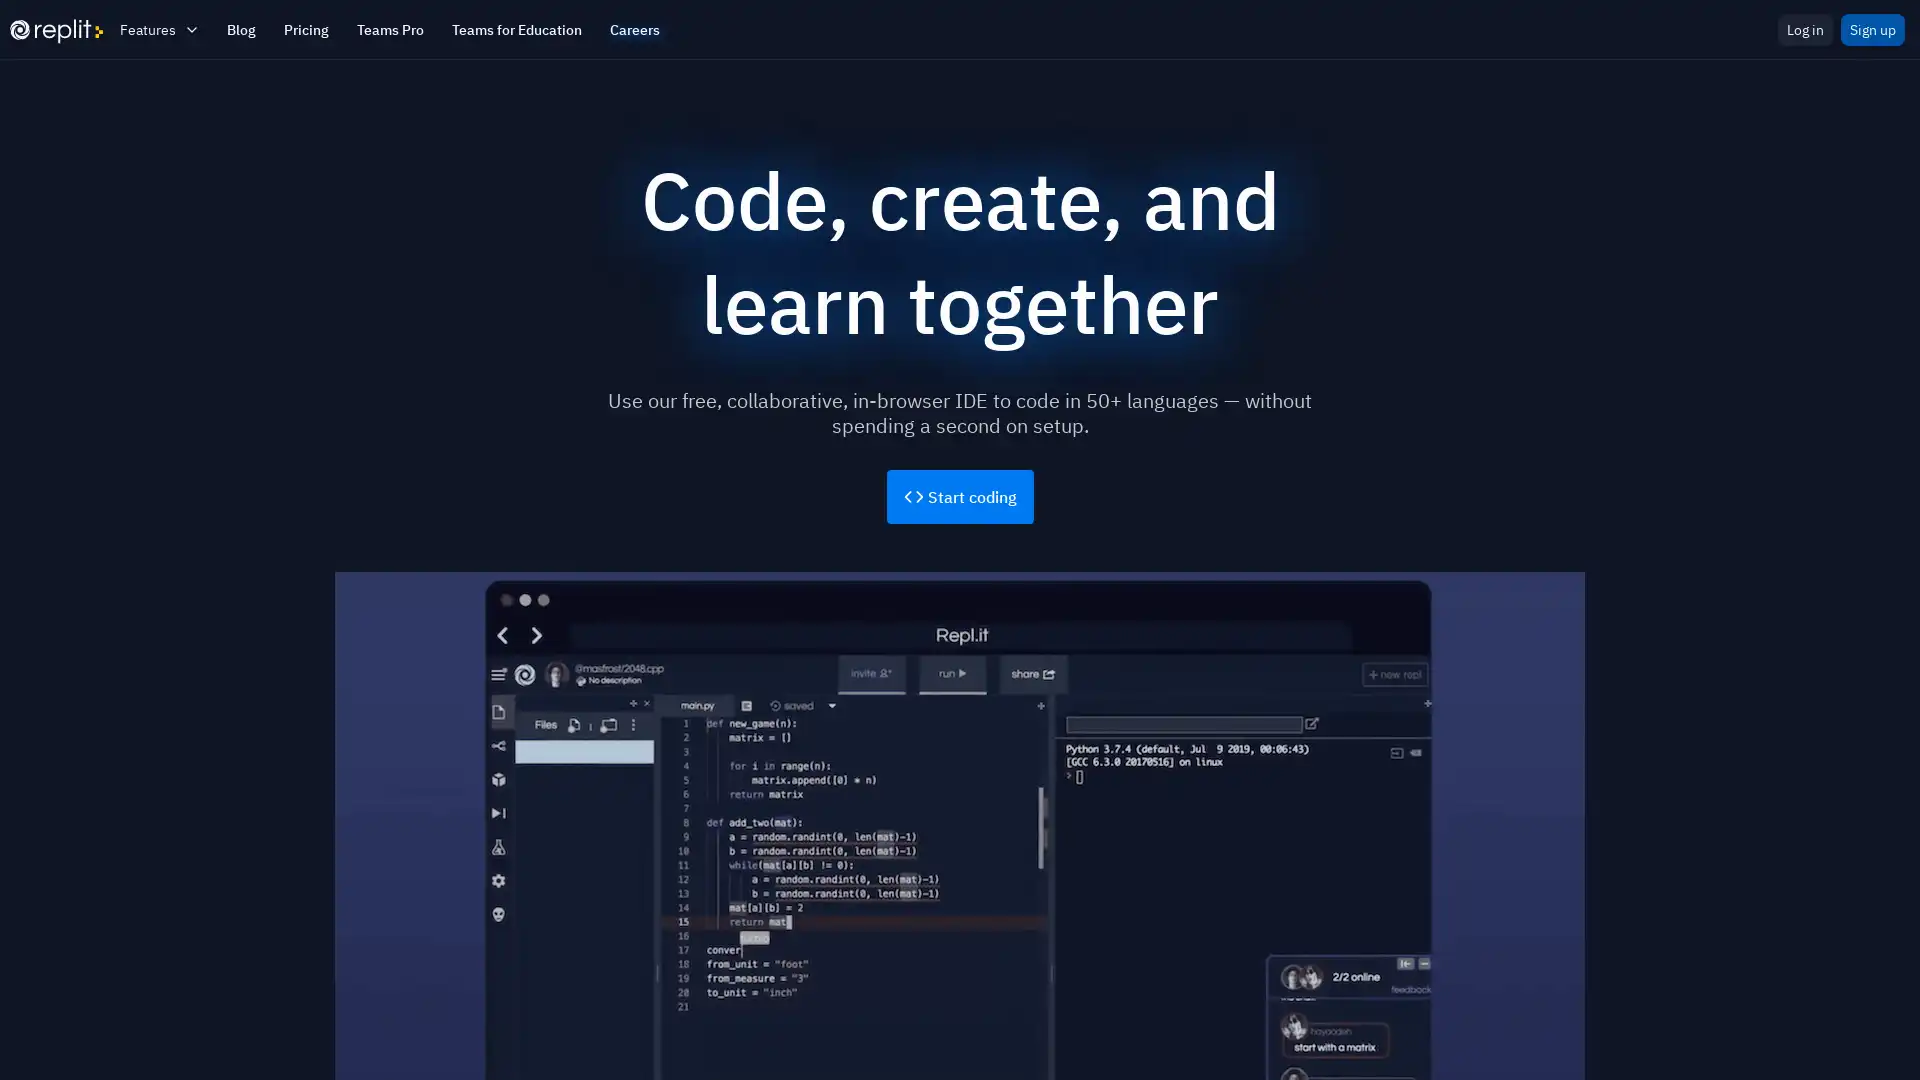  What do you see at coordinates (958, 496) in the screenshot?
I see `Start coding` at bounding box center [958, 496].